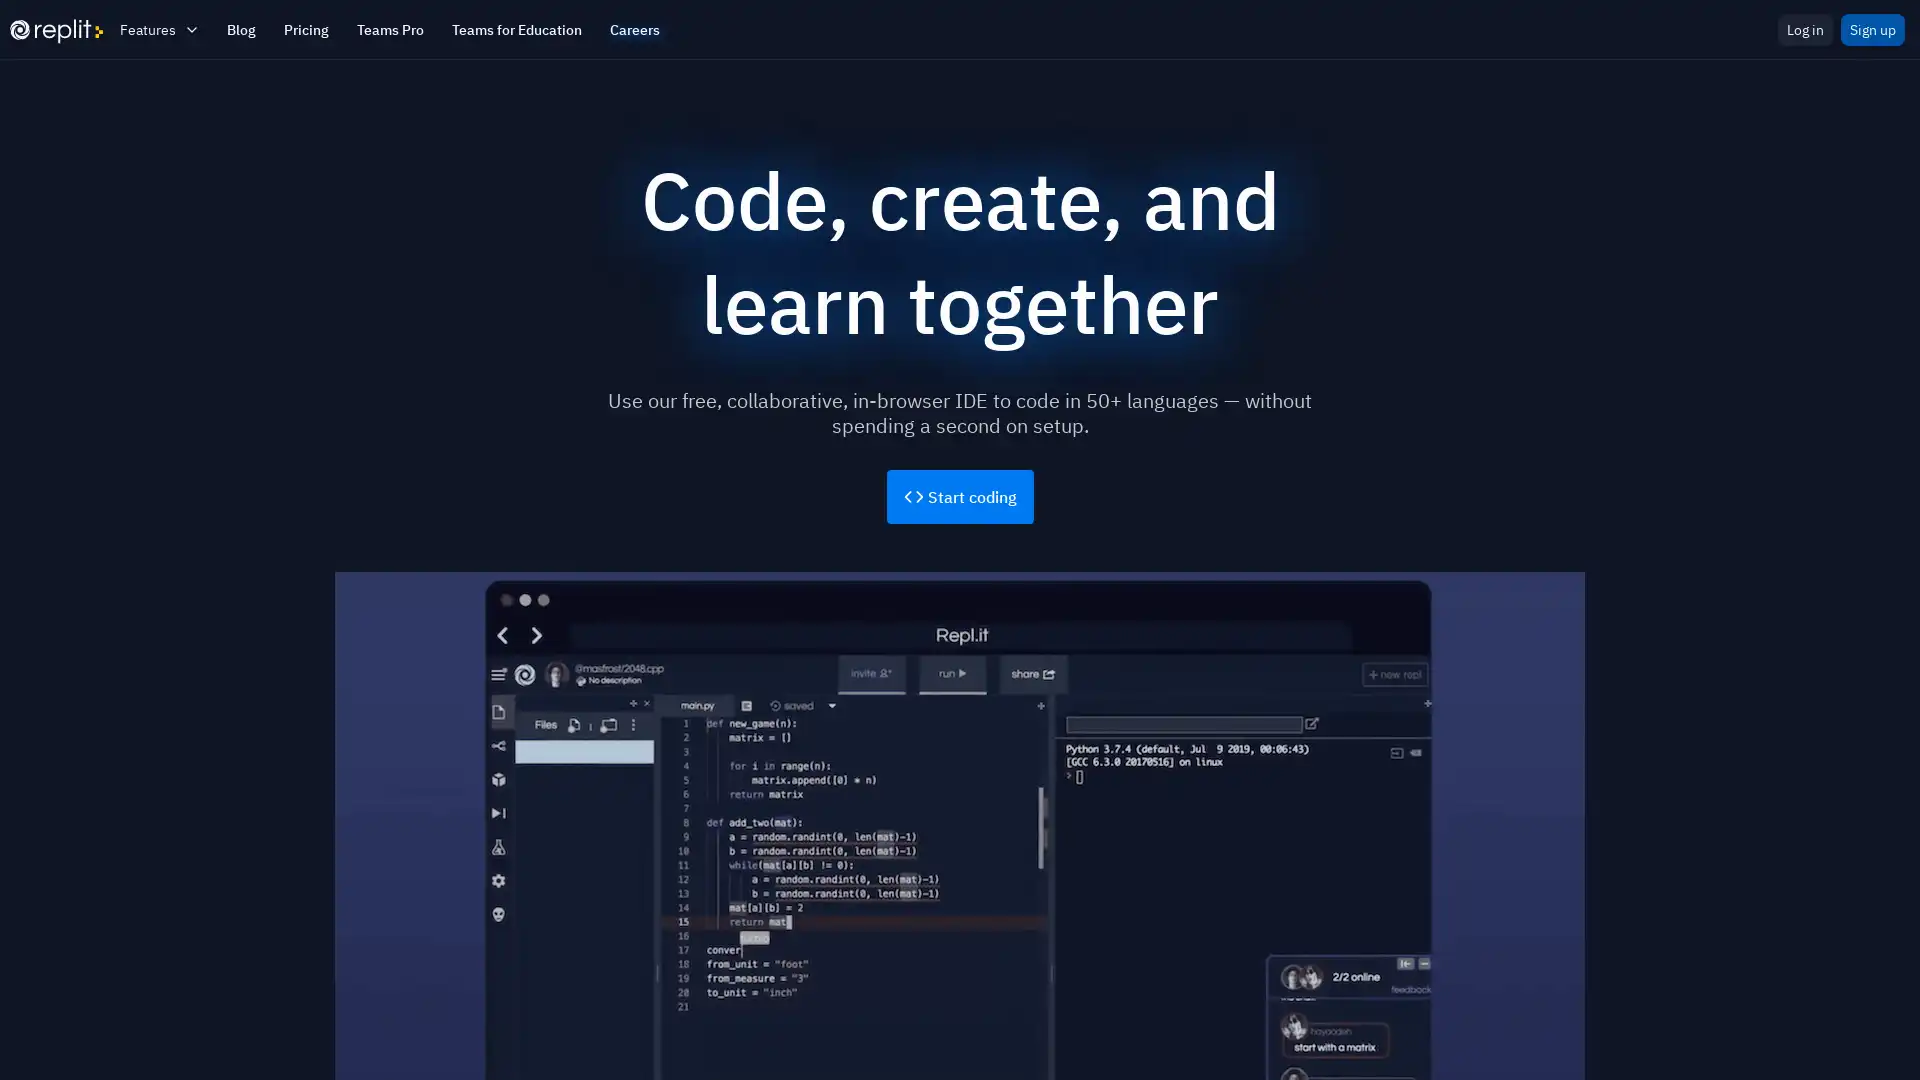  What do you see at coordinates (958, 496) in the screenshot?
I see `Start coding` at bounding box center [958, 496].